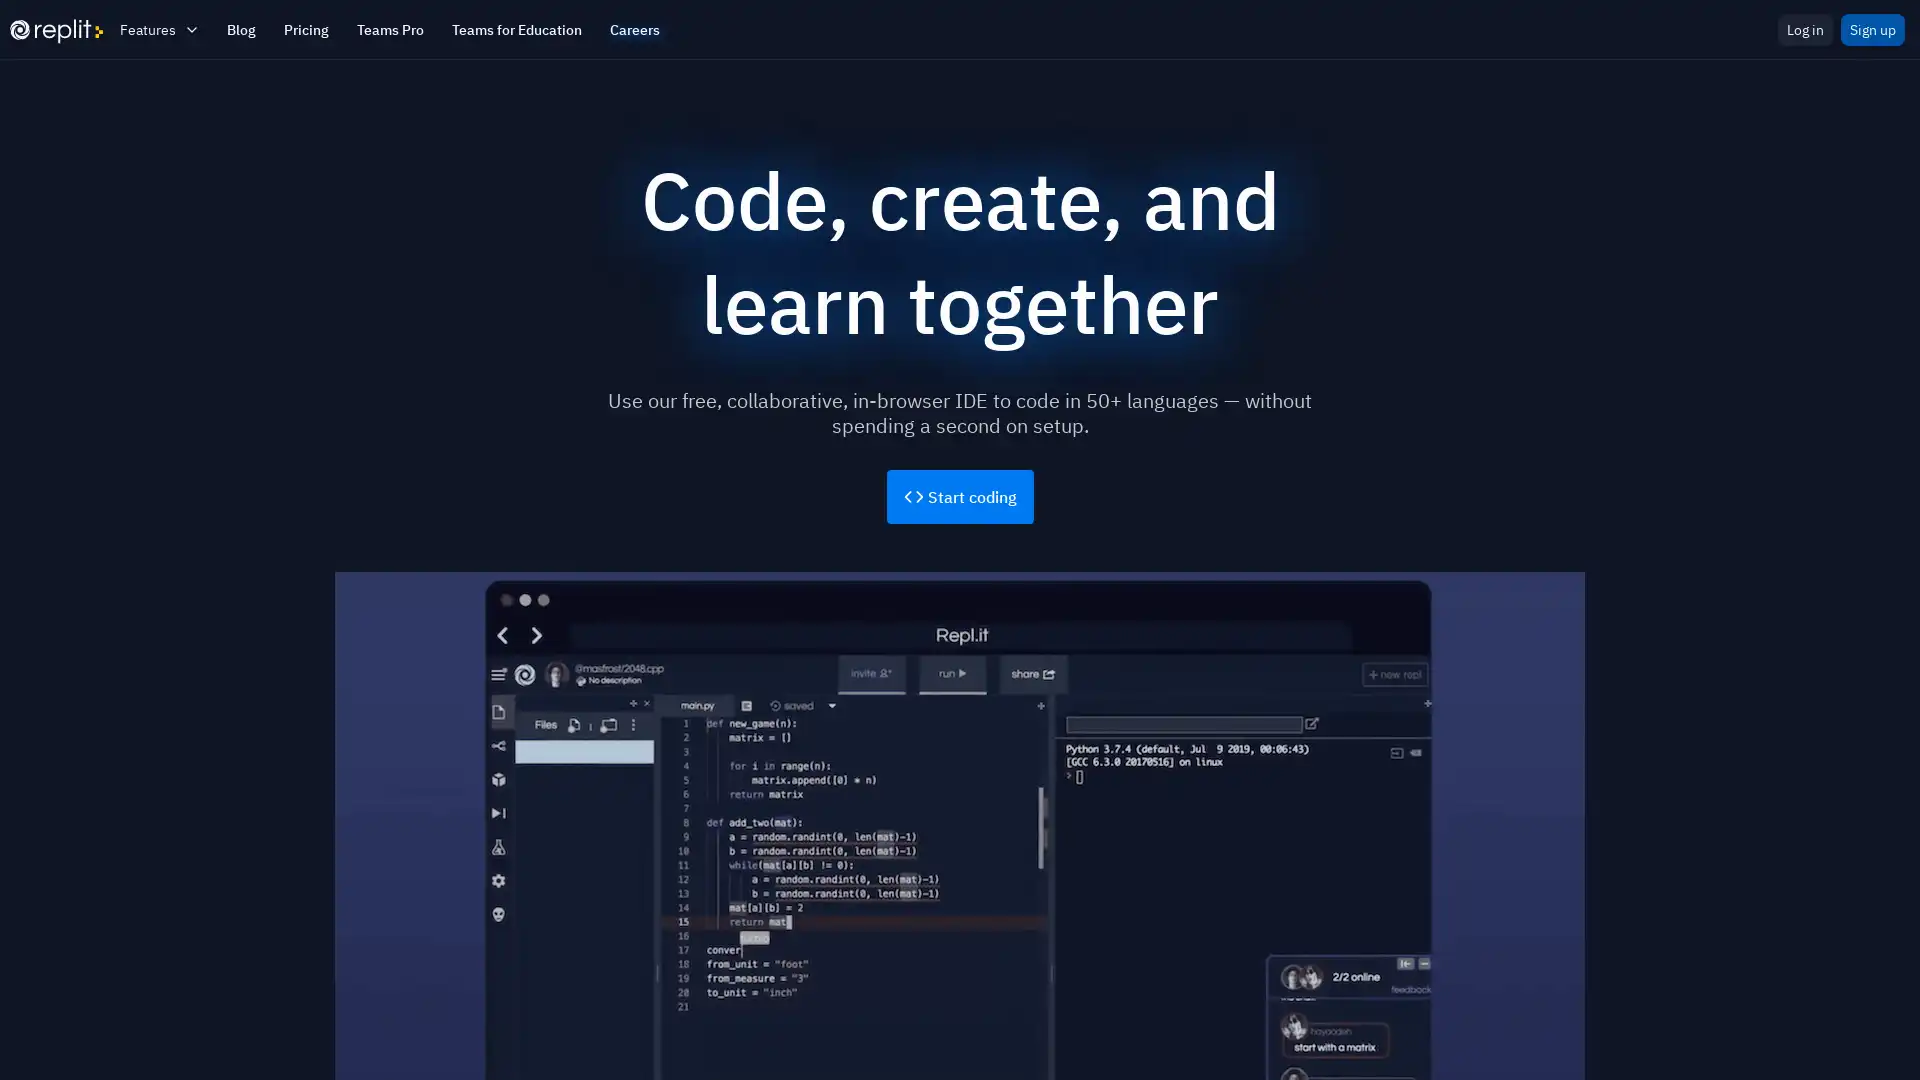  What do you see at coordinates (958, 496) in the screenshot?
I see `Start coding` at bounding box center [958, 496].